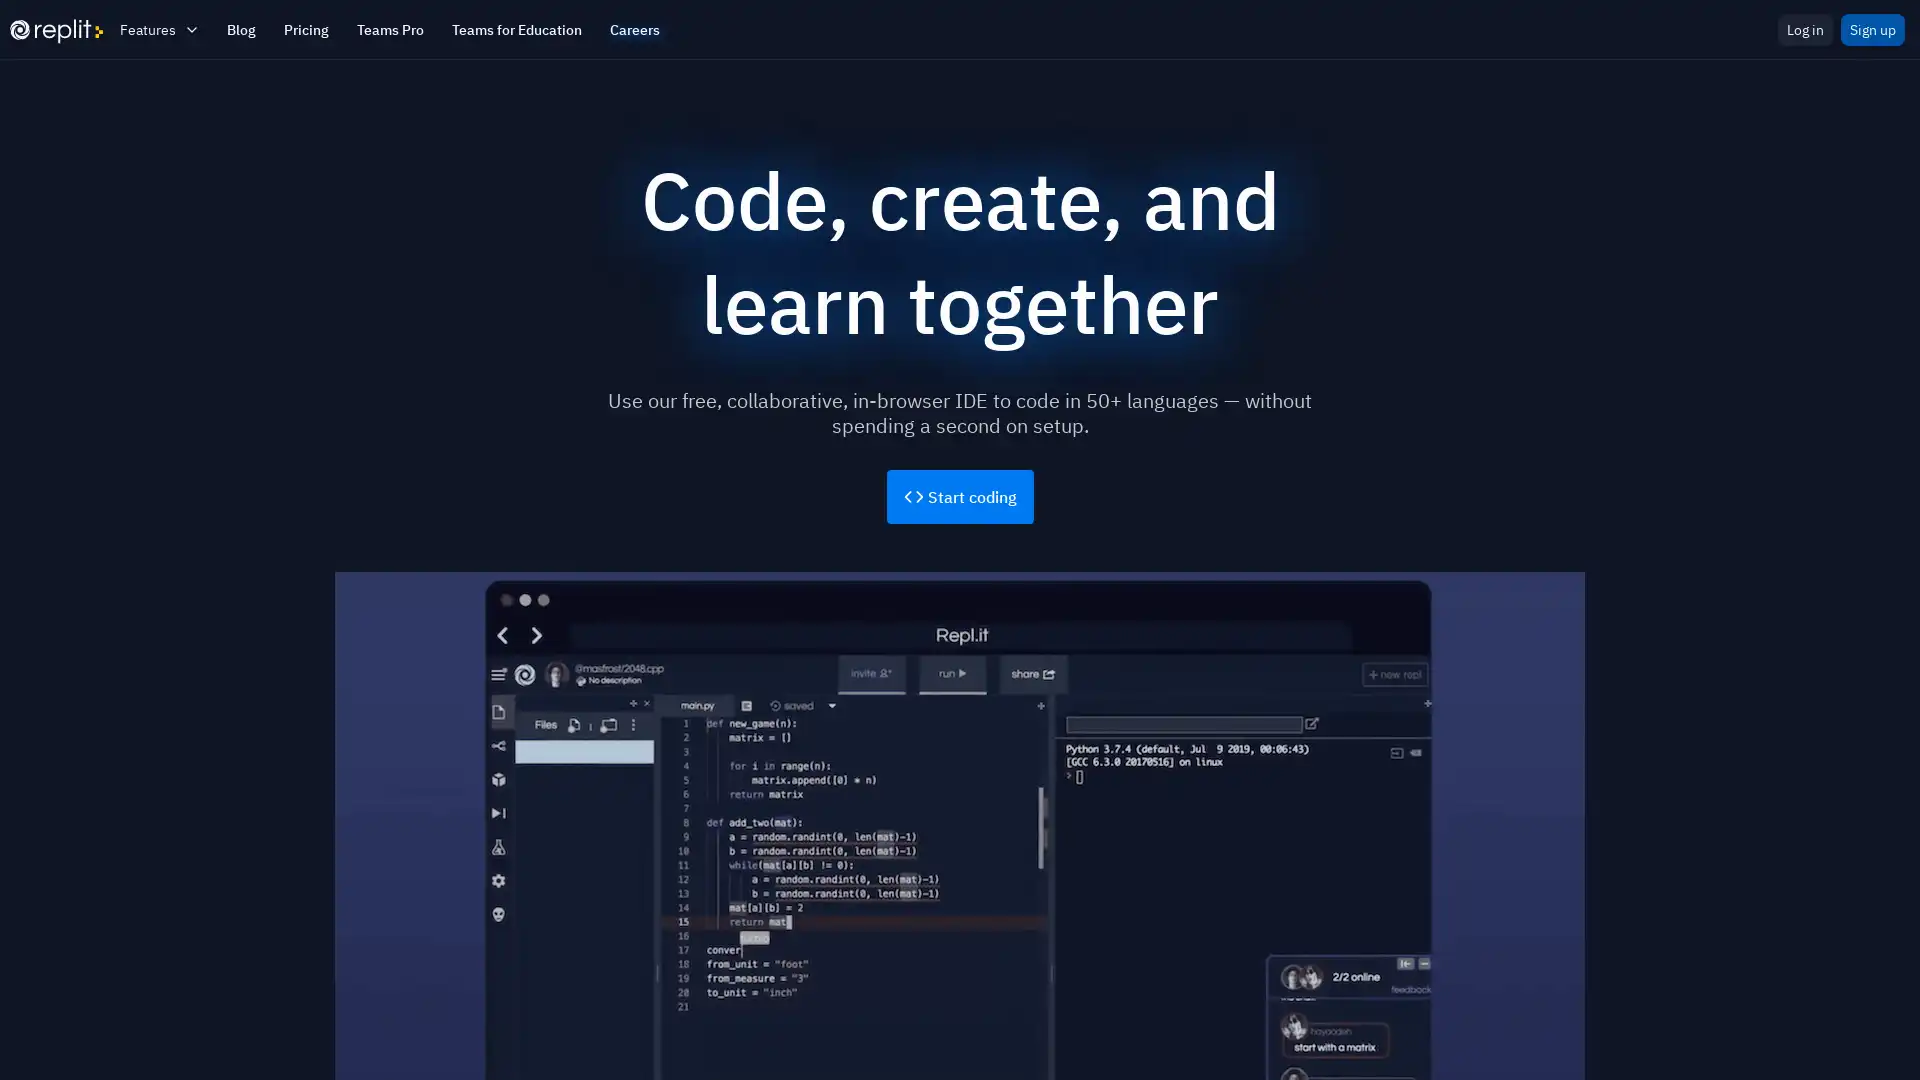  What do you see at coordinates (958, 496) in the screenshot?
I see `Start coding` at bounding box center [958, 496].